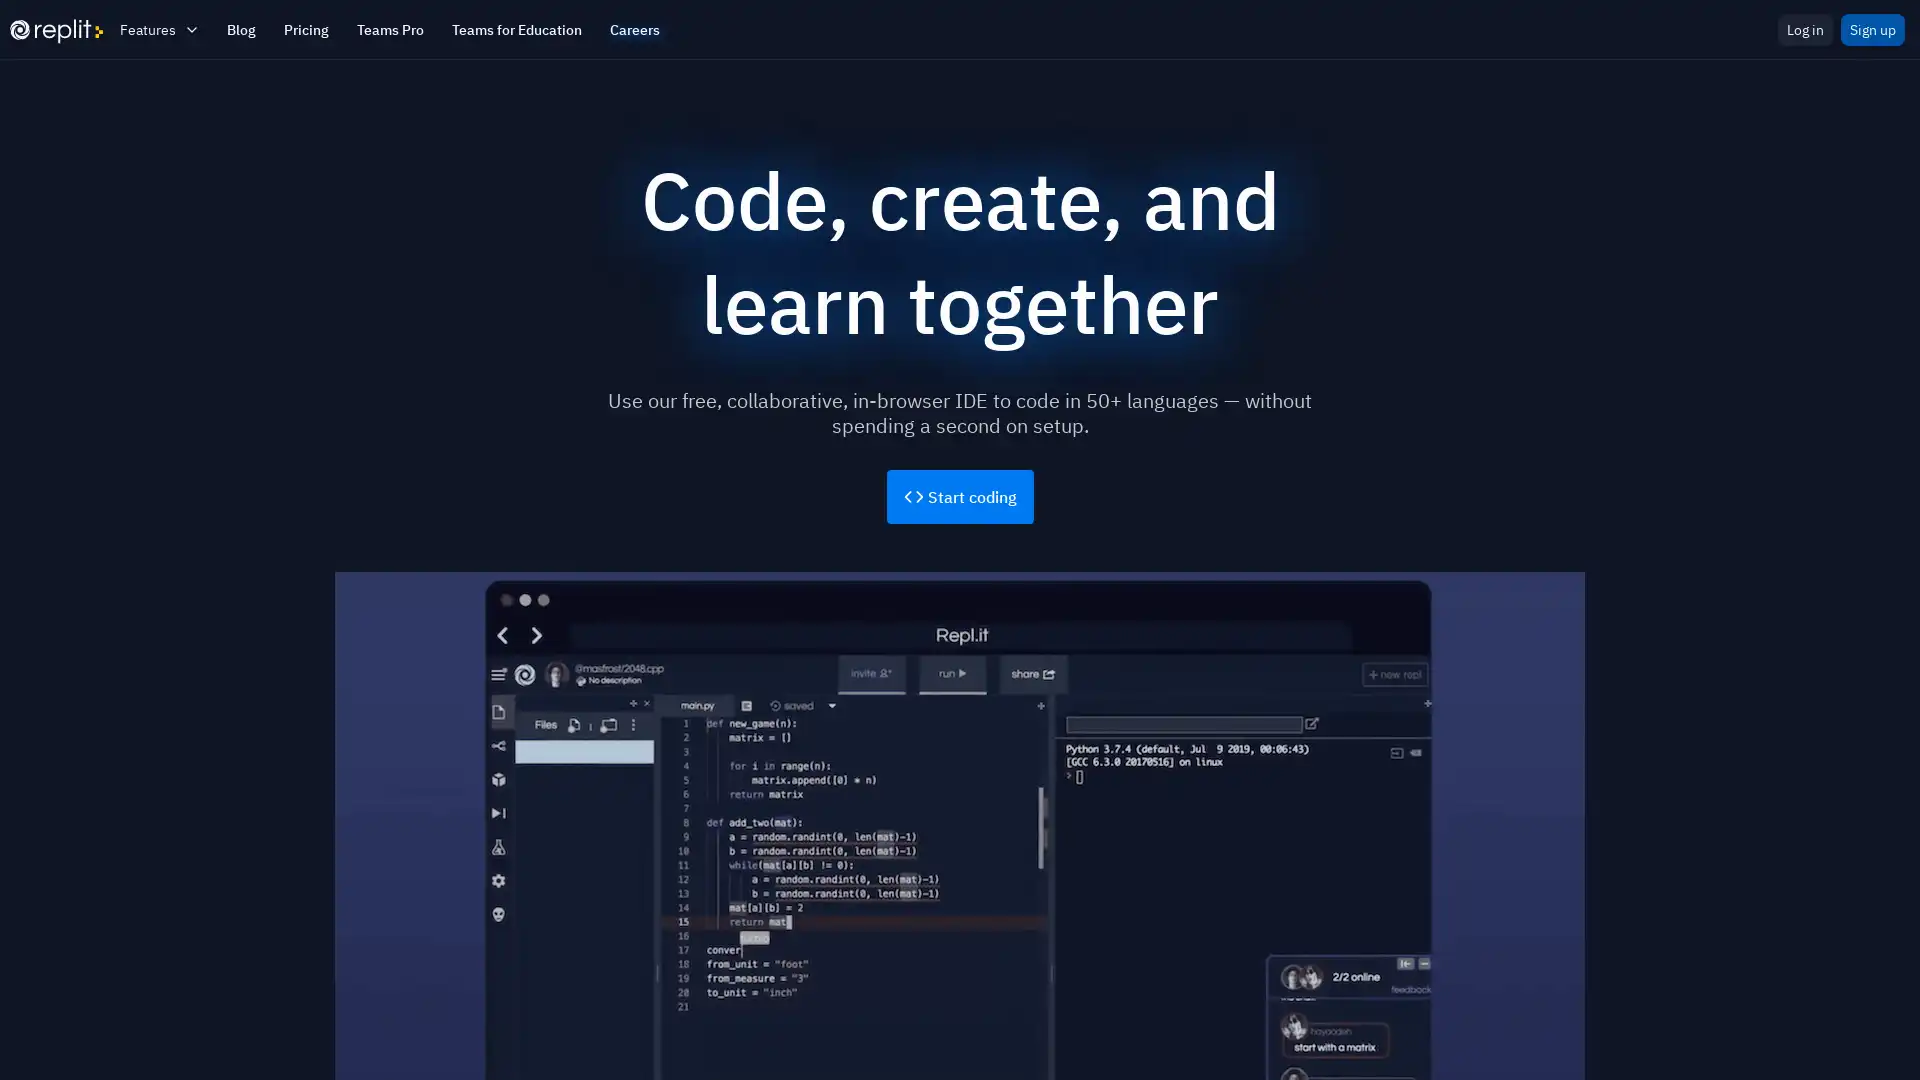  What do you see at coordinates (958, 496) in the screenshot?
I see `Start coding` at bounding box center [958, 496].